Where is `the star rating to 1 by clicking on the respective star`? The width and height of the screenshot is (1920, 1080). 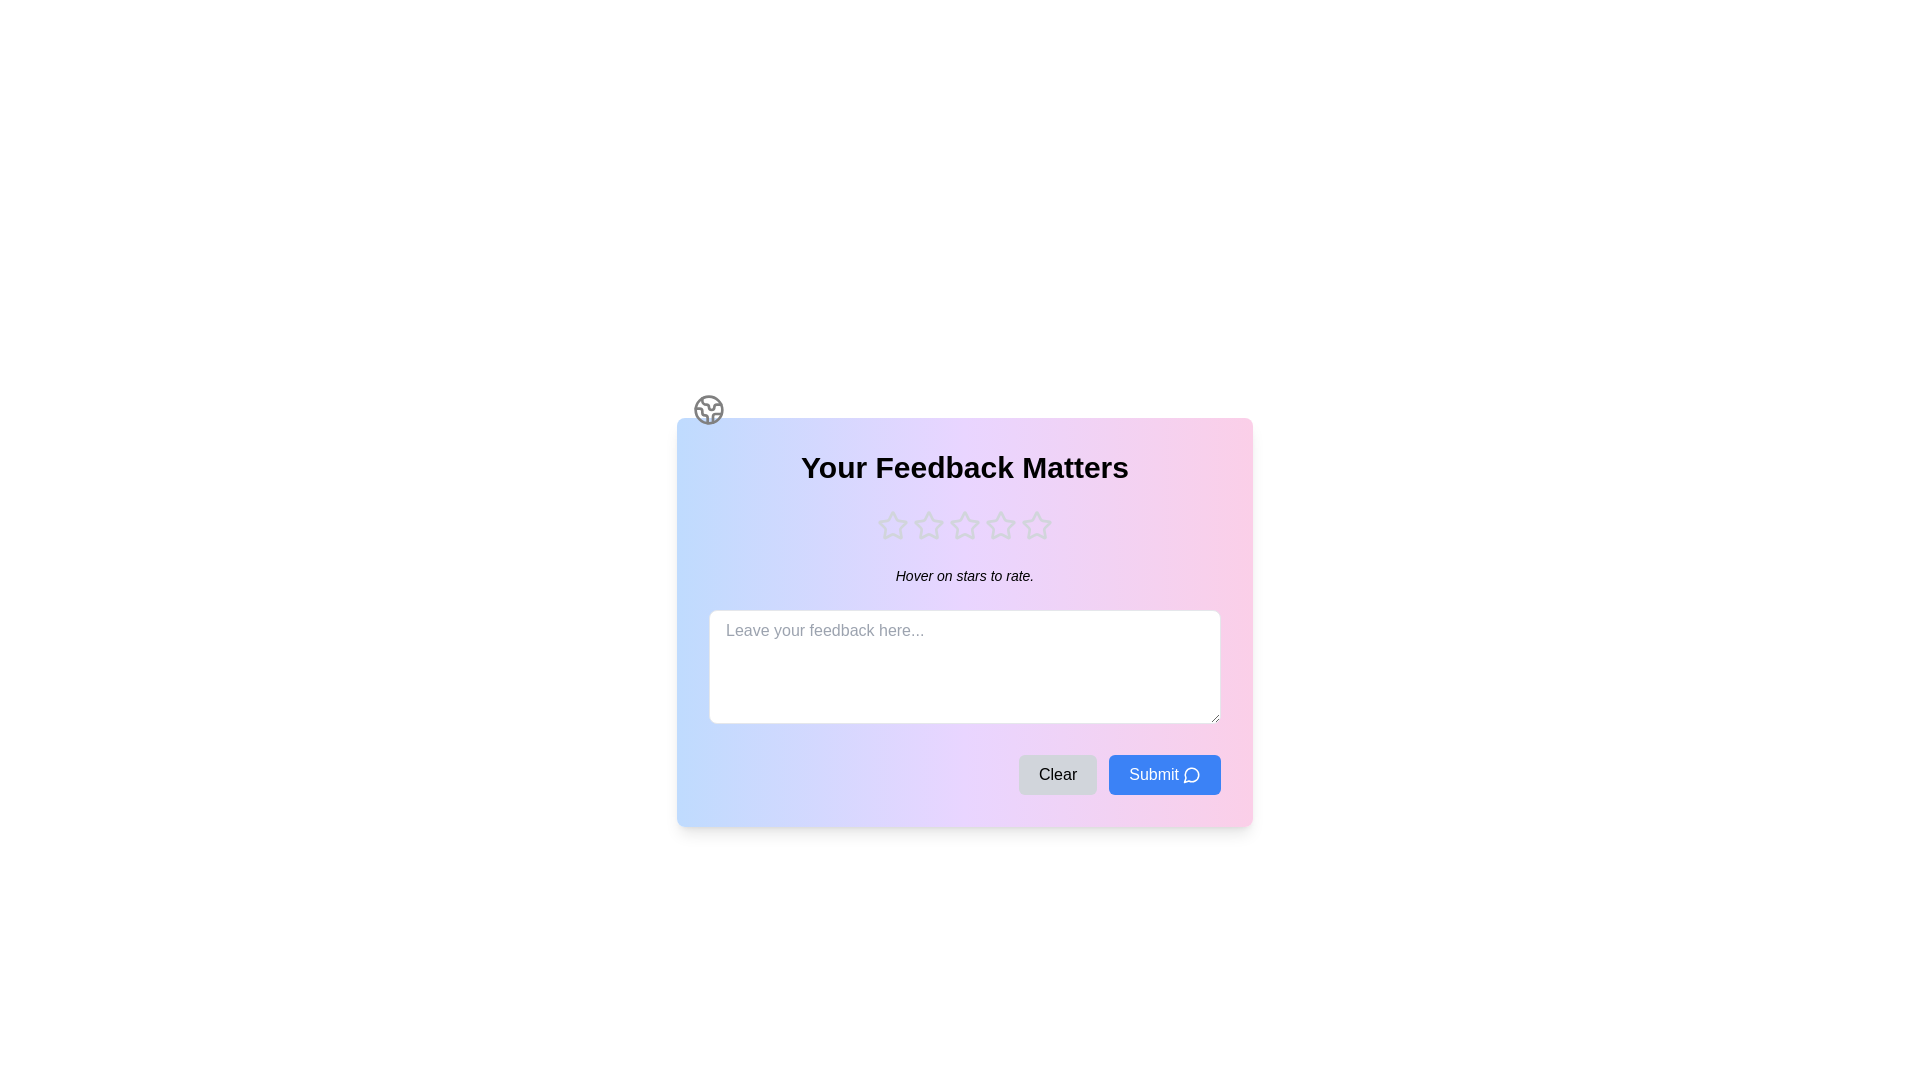
the star rating to 1 by clicking on the respective star is located at coordinates (891, 524).